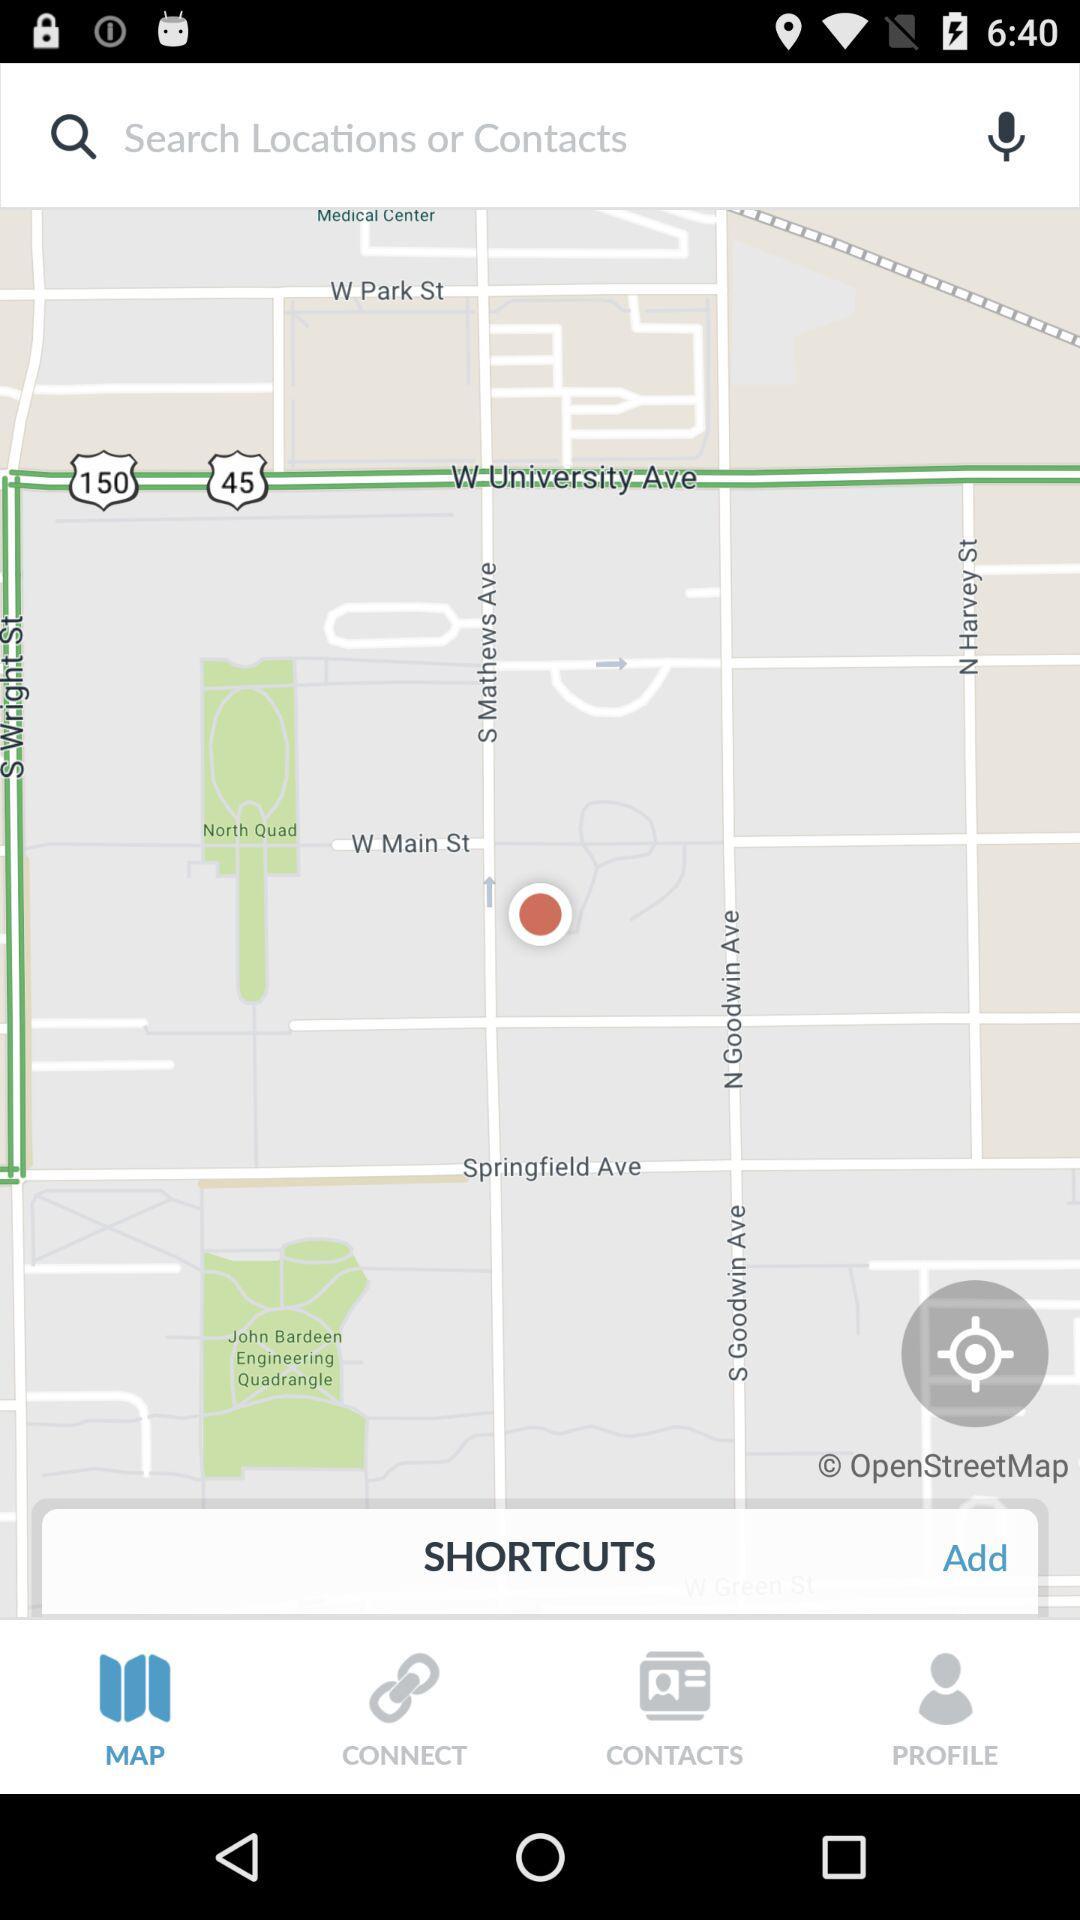 Image resolution: width=1080 pixels, height=1920 pixels. I want to click on the microphone icon, so click(1006, 145).